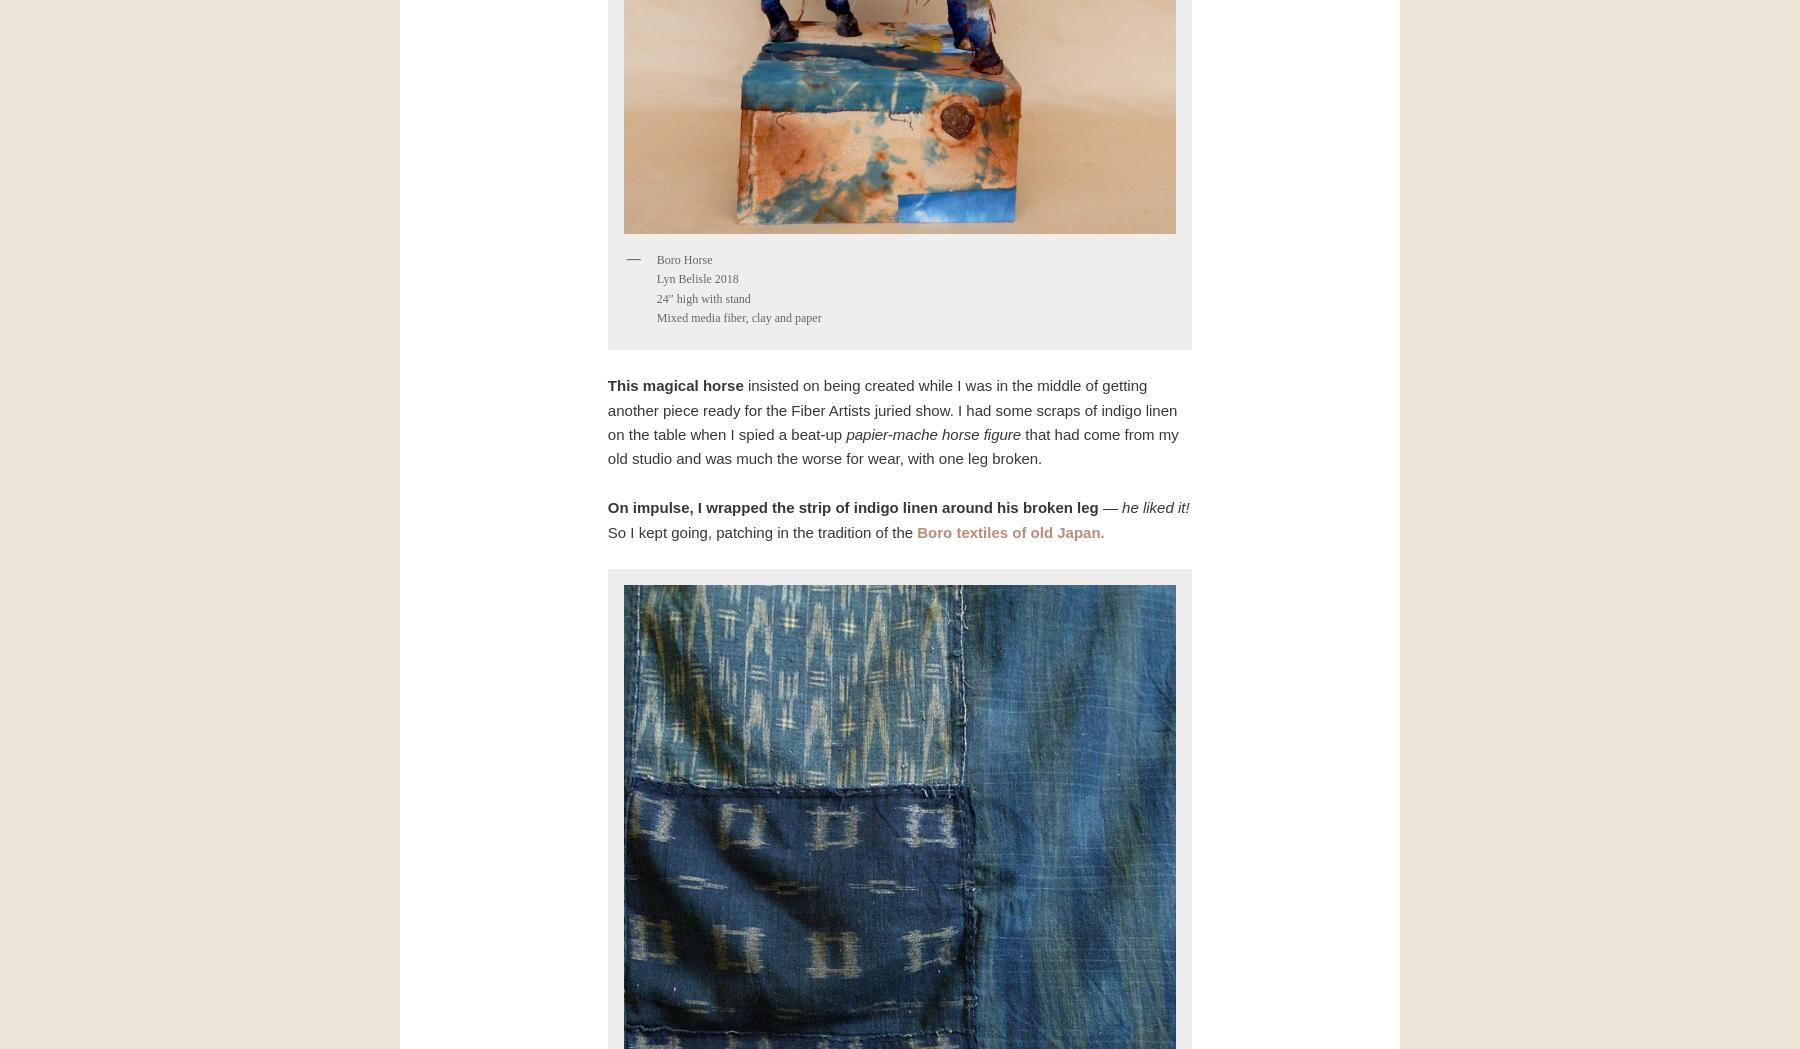  Describe the element at coordinates (760, 531) in the screenshot. I see `'So I kept going, patching in the tradition of the'` at that location.